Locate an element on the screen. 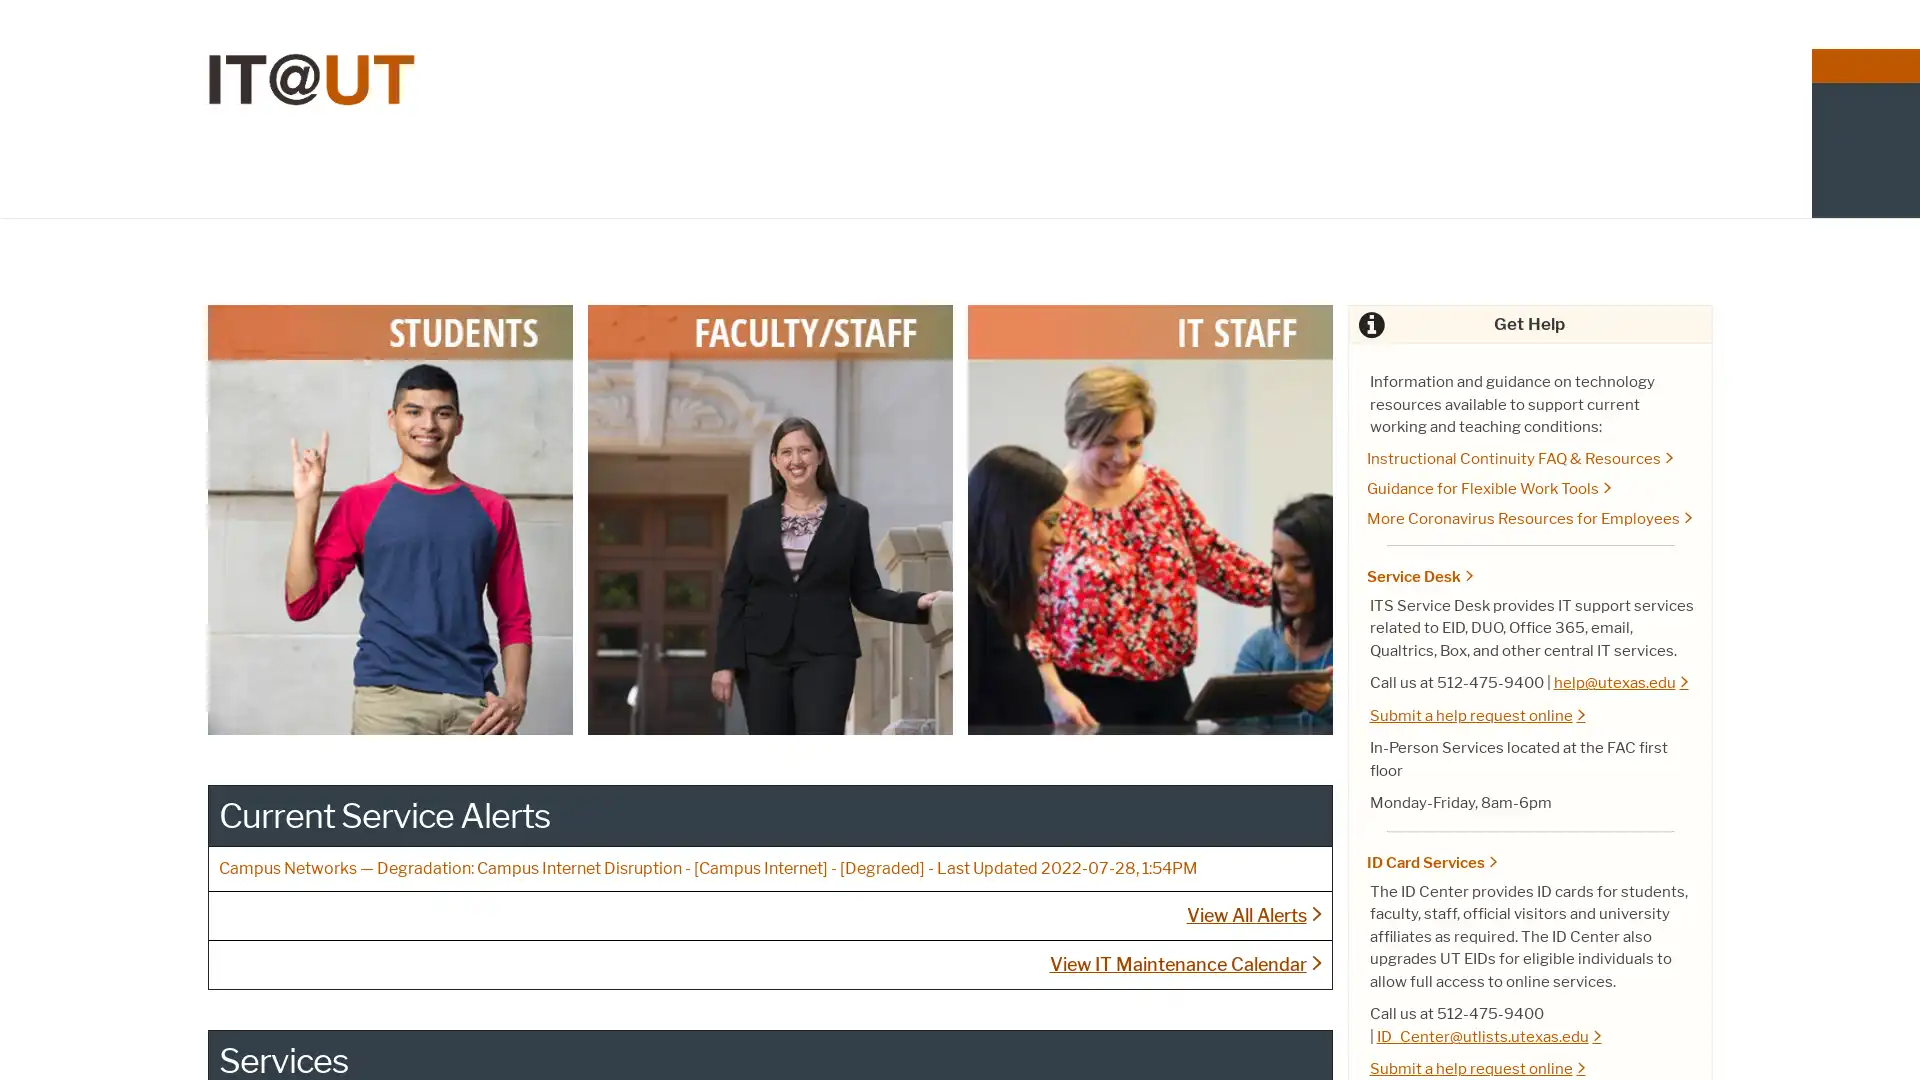 The width and height of the screenshot is (1920, 1080). Search is located at coordinates (1691, 145).